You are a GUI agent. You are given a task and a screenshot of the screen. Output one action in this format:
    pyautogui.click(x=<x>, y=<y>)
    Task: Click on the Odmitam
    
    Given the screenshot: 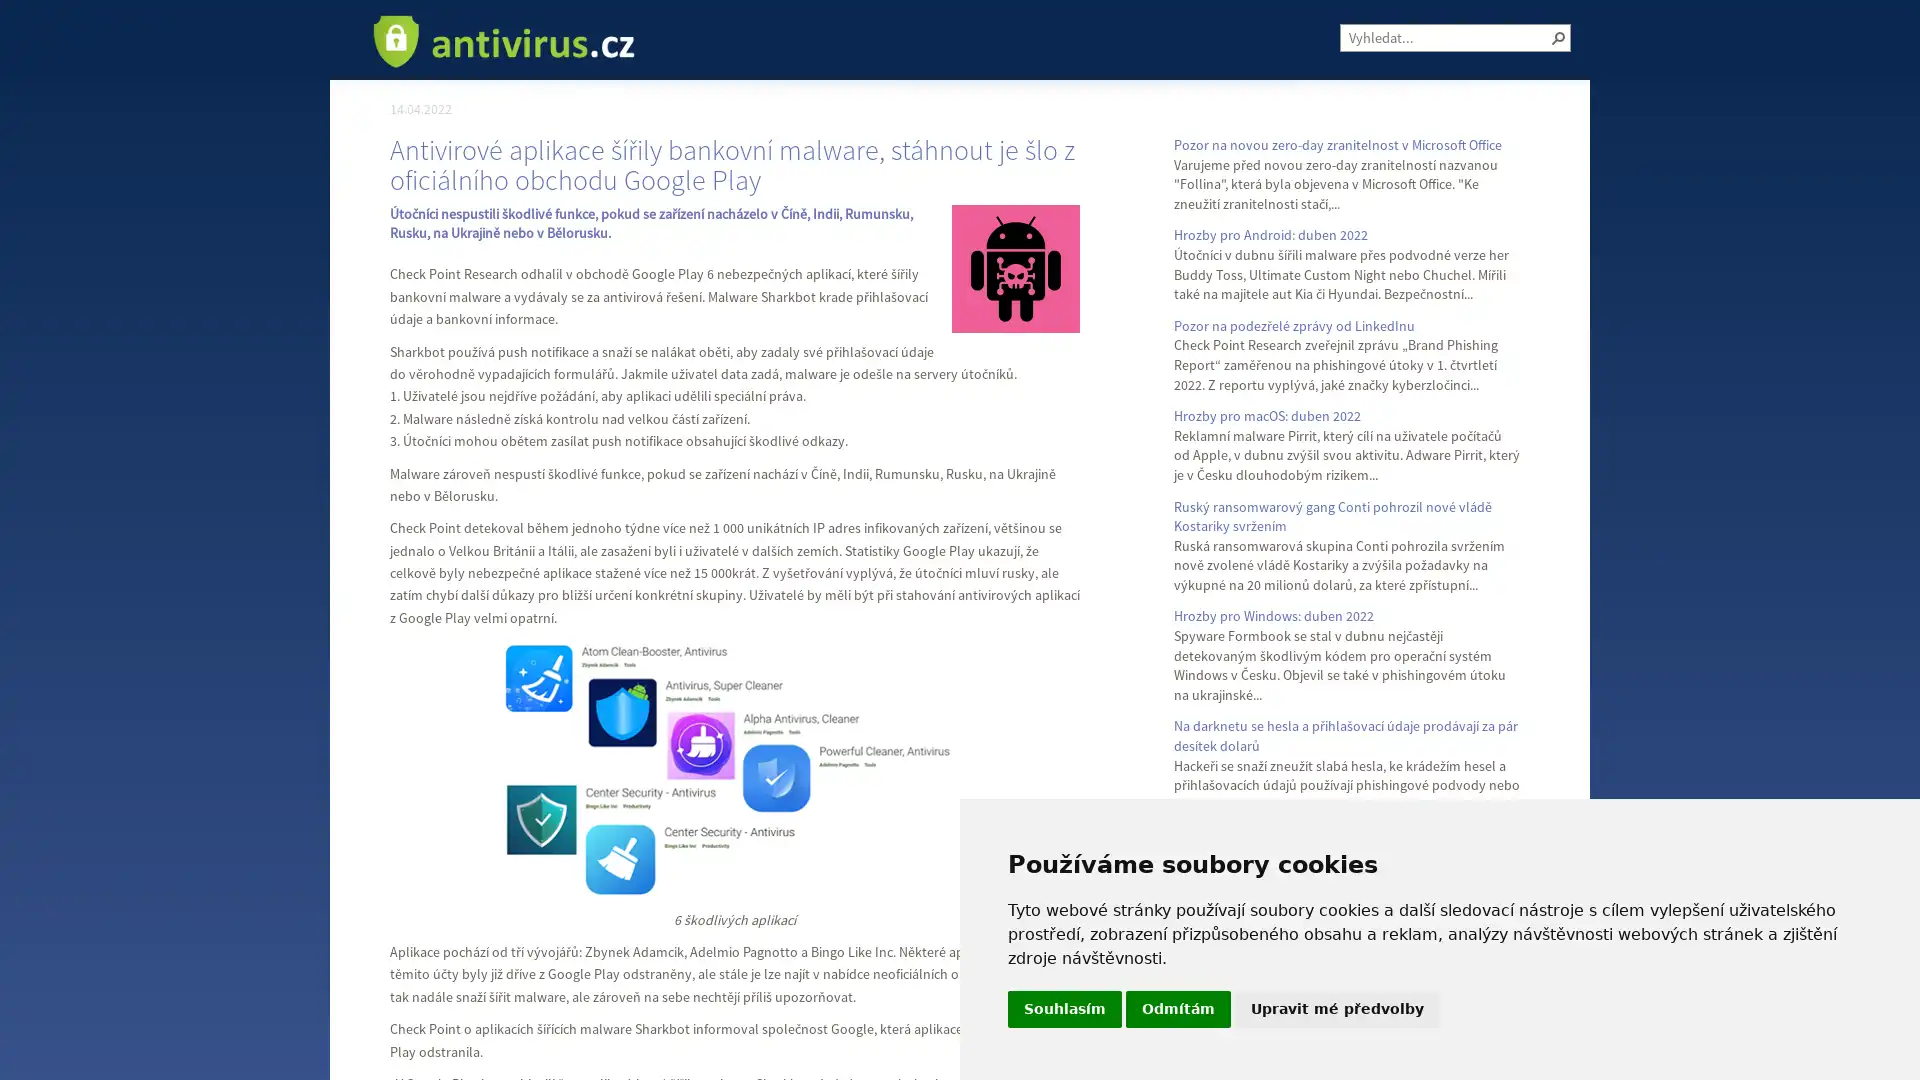 What is the action you would take?
    pyautogui.click(x=1178, y=1009)
    